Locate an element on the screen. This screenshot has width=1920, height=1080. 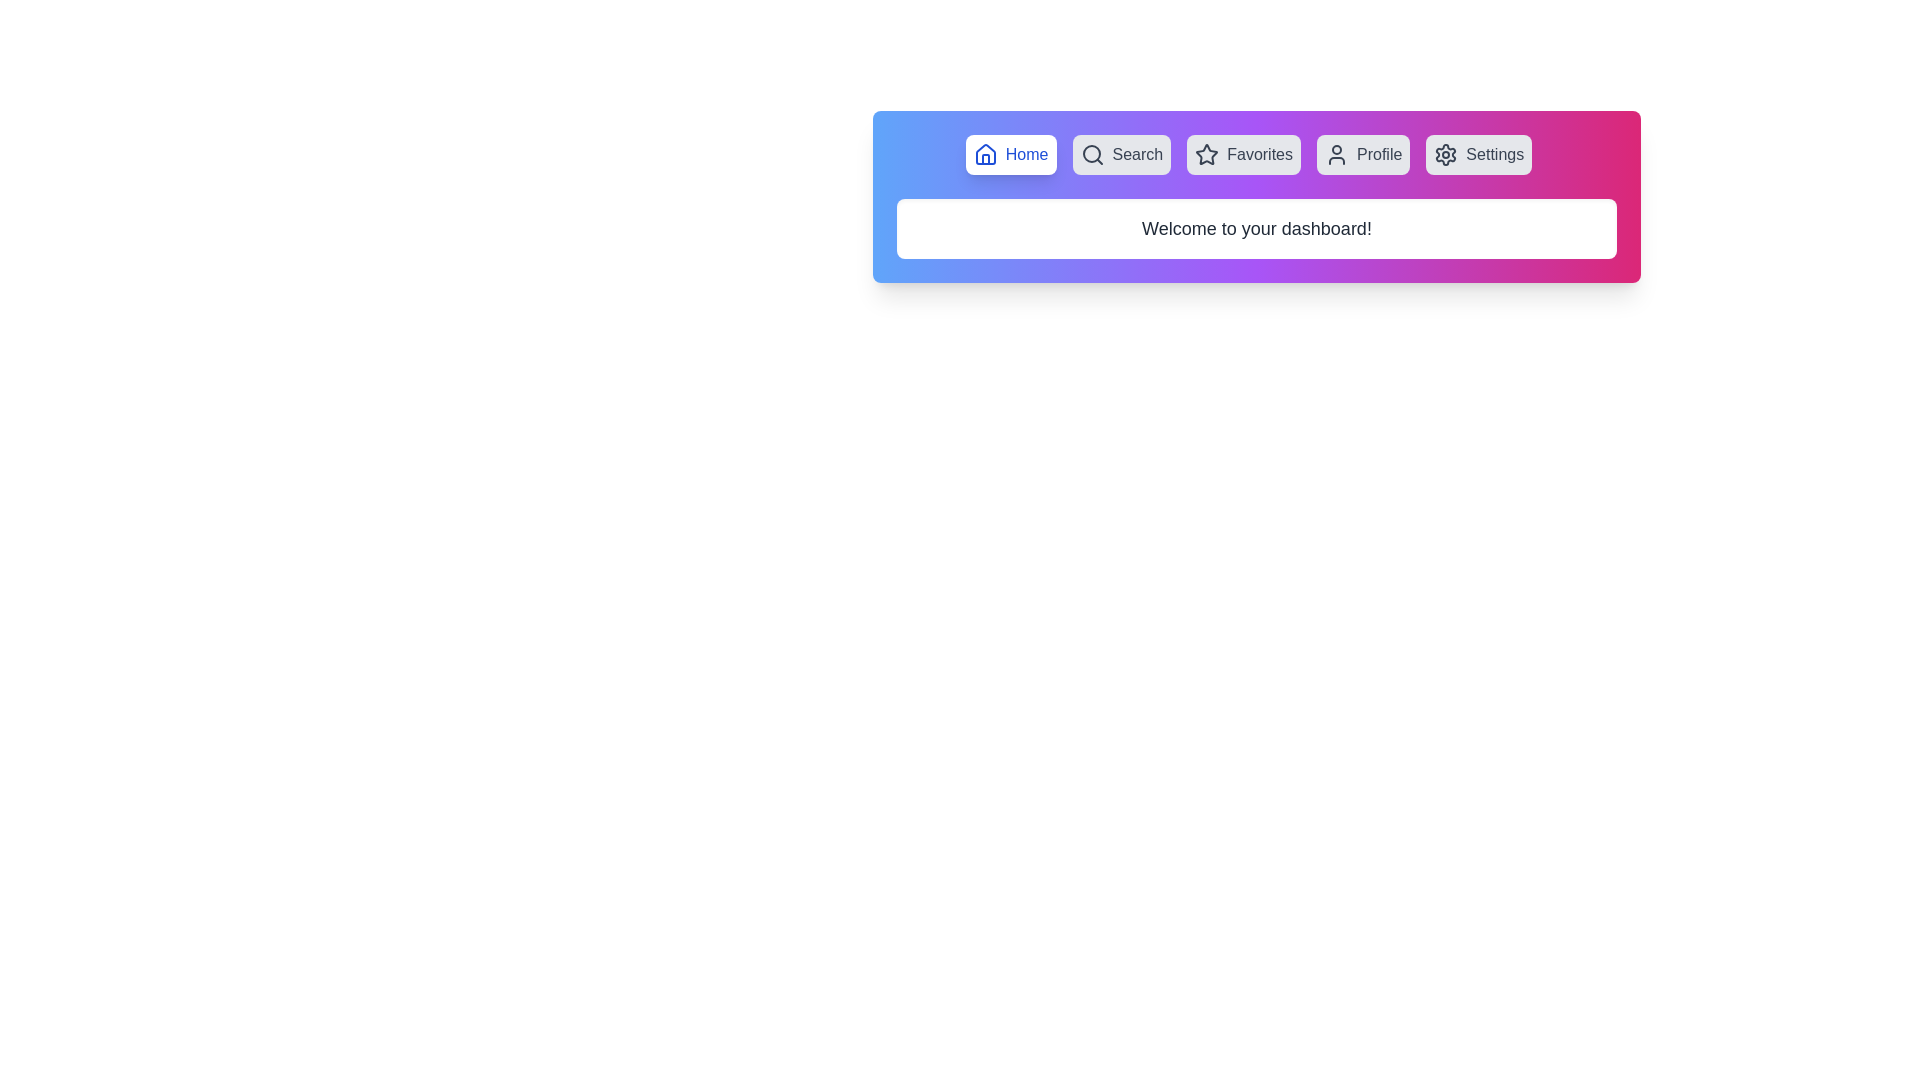
the 'Home' icon located on the leftmost side of the top navigation bar, which serves as a graphical representation of the 'Home' functionality leading to the dashboard is located at coordinates (985, 153).